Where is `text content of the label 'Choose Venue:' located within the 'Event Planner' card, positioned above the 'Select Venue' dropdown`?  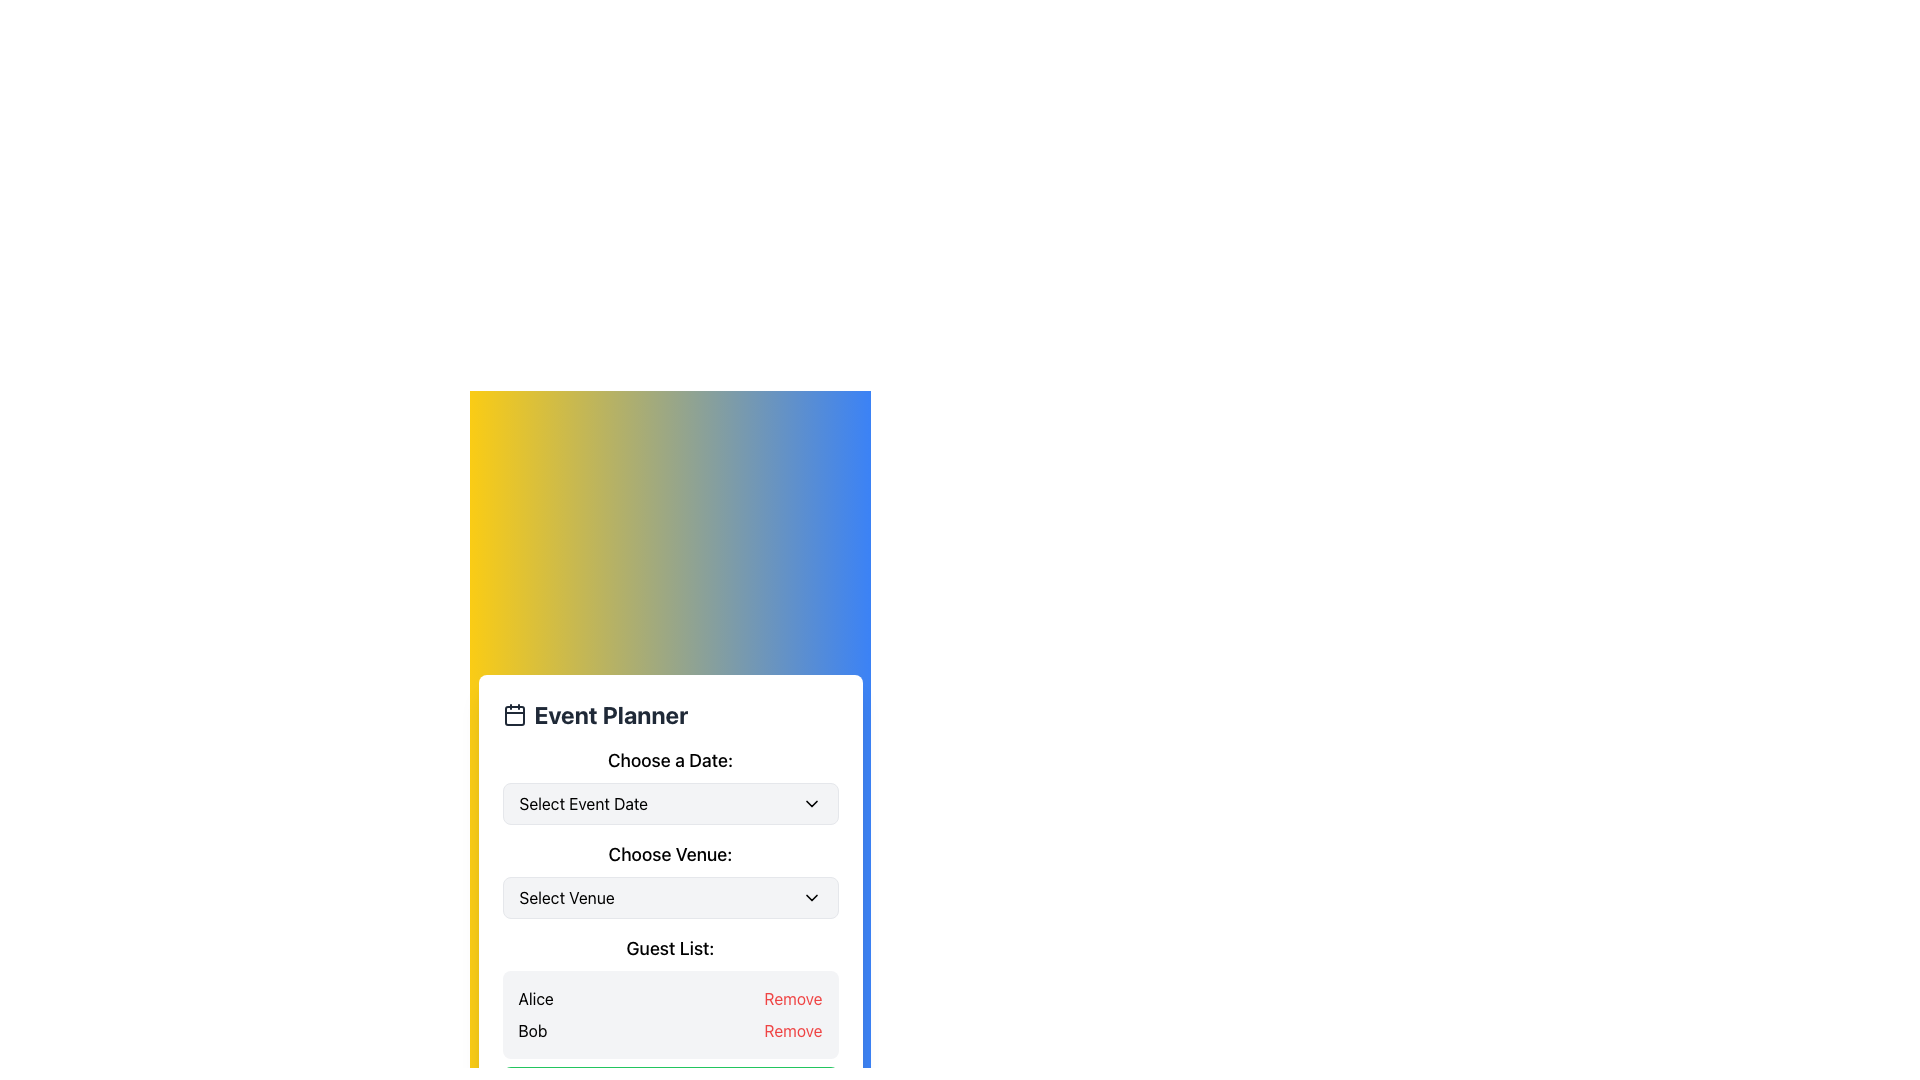
text content of the label 'Choose Venue:' located within the 'Event Planner' card, positioned above the 'Select Venue' dropdown is located at coordinates (670, 855).